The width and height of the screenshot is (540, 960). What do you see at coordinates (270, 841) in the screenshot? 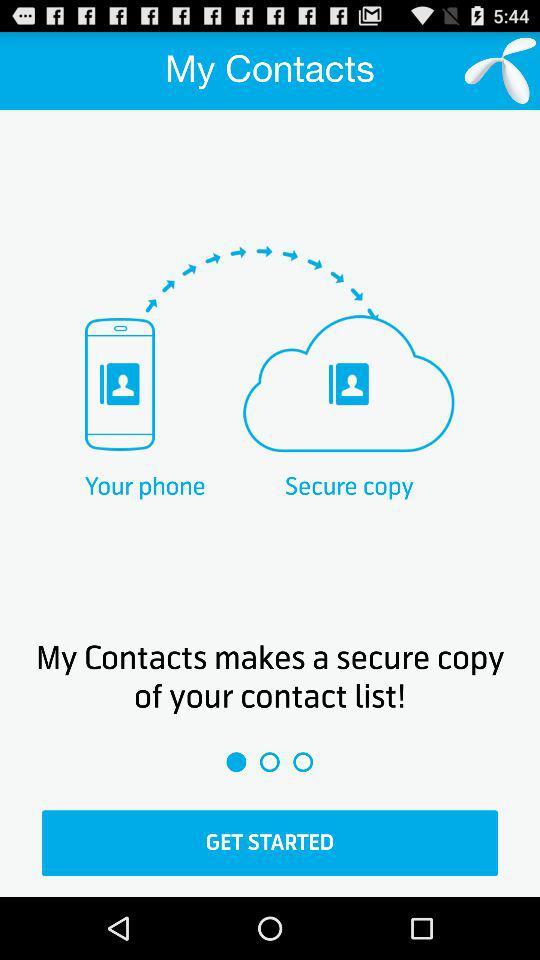
I see `the option get started` at bounding box center [270, 841].